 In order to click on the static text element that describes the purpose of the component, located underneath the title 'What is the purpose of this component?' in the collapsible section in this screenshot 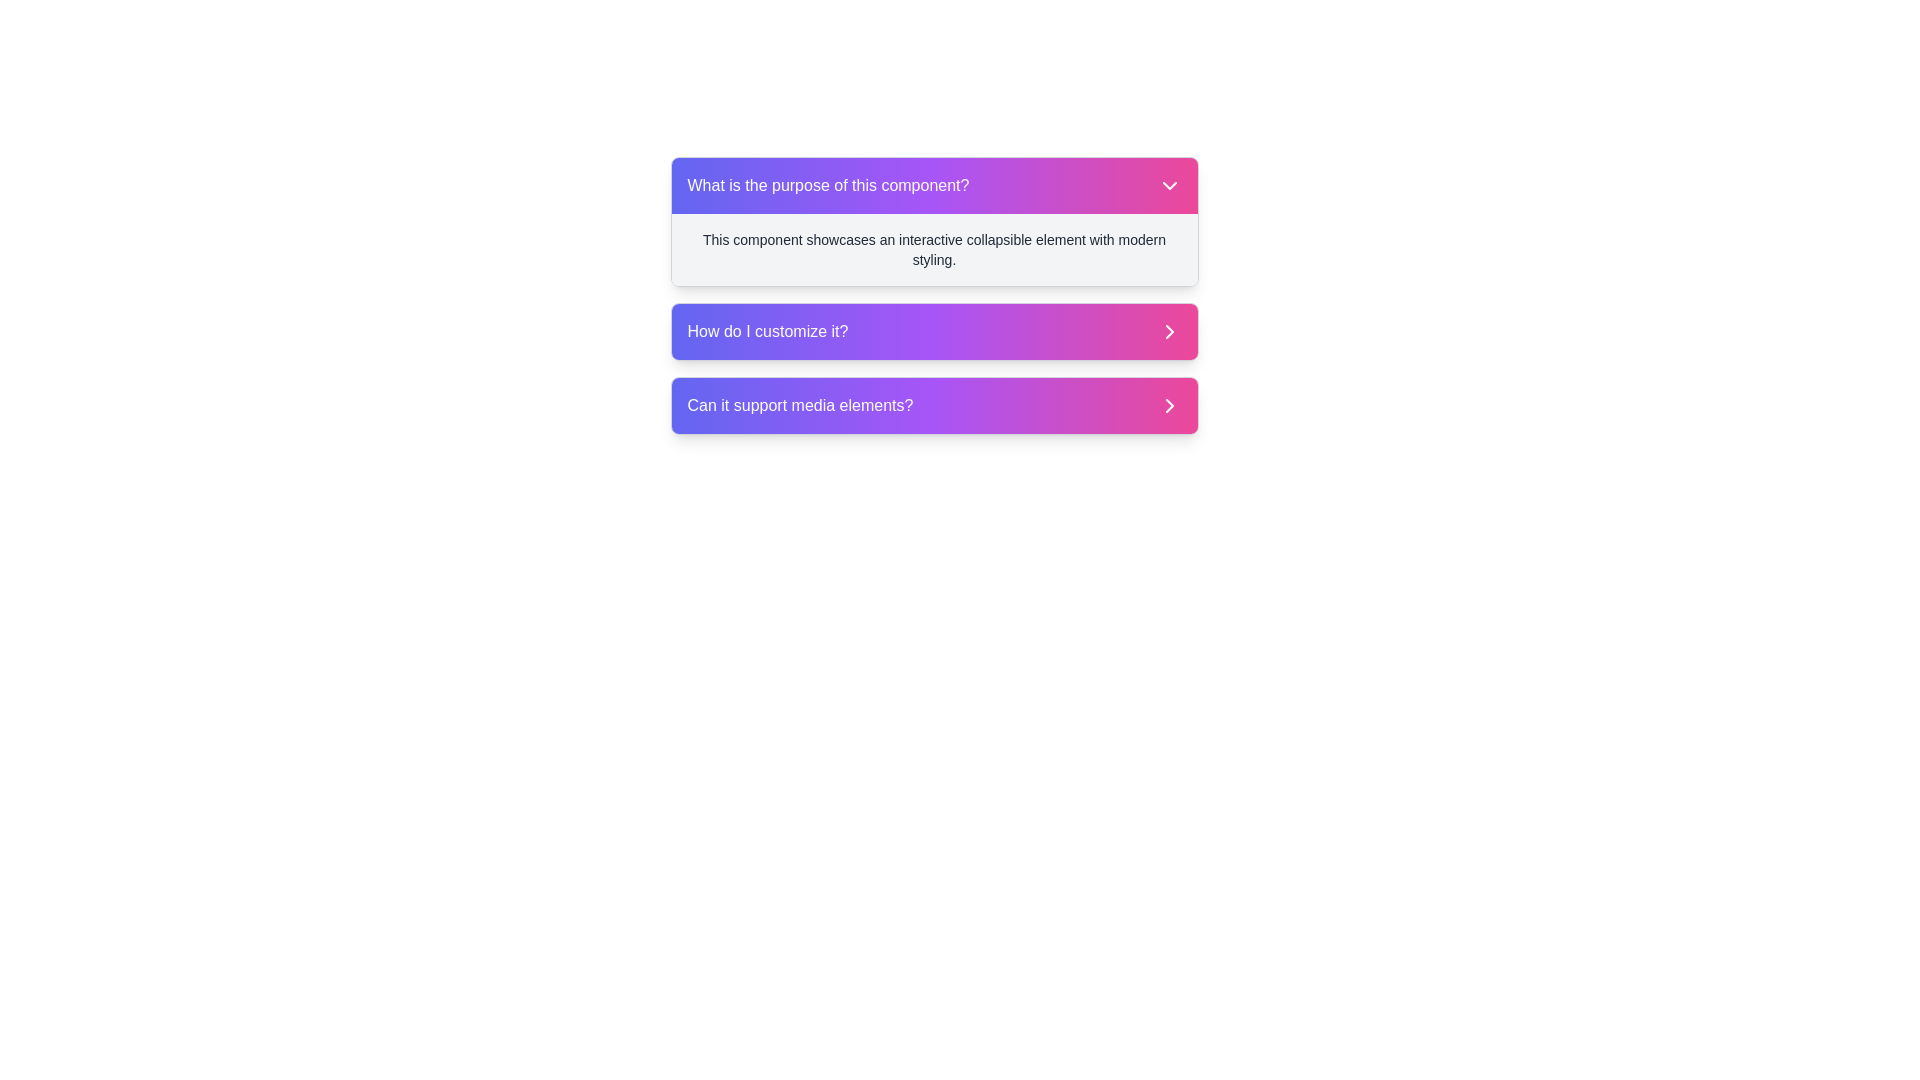, I will do `click(933, 249)`.